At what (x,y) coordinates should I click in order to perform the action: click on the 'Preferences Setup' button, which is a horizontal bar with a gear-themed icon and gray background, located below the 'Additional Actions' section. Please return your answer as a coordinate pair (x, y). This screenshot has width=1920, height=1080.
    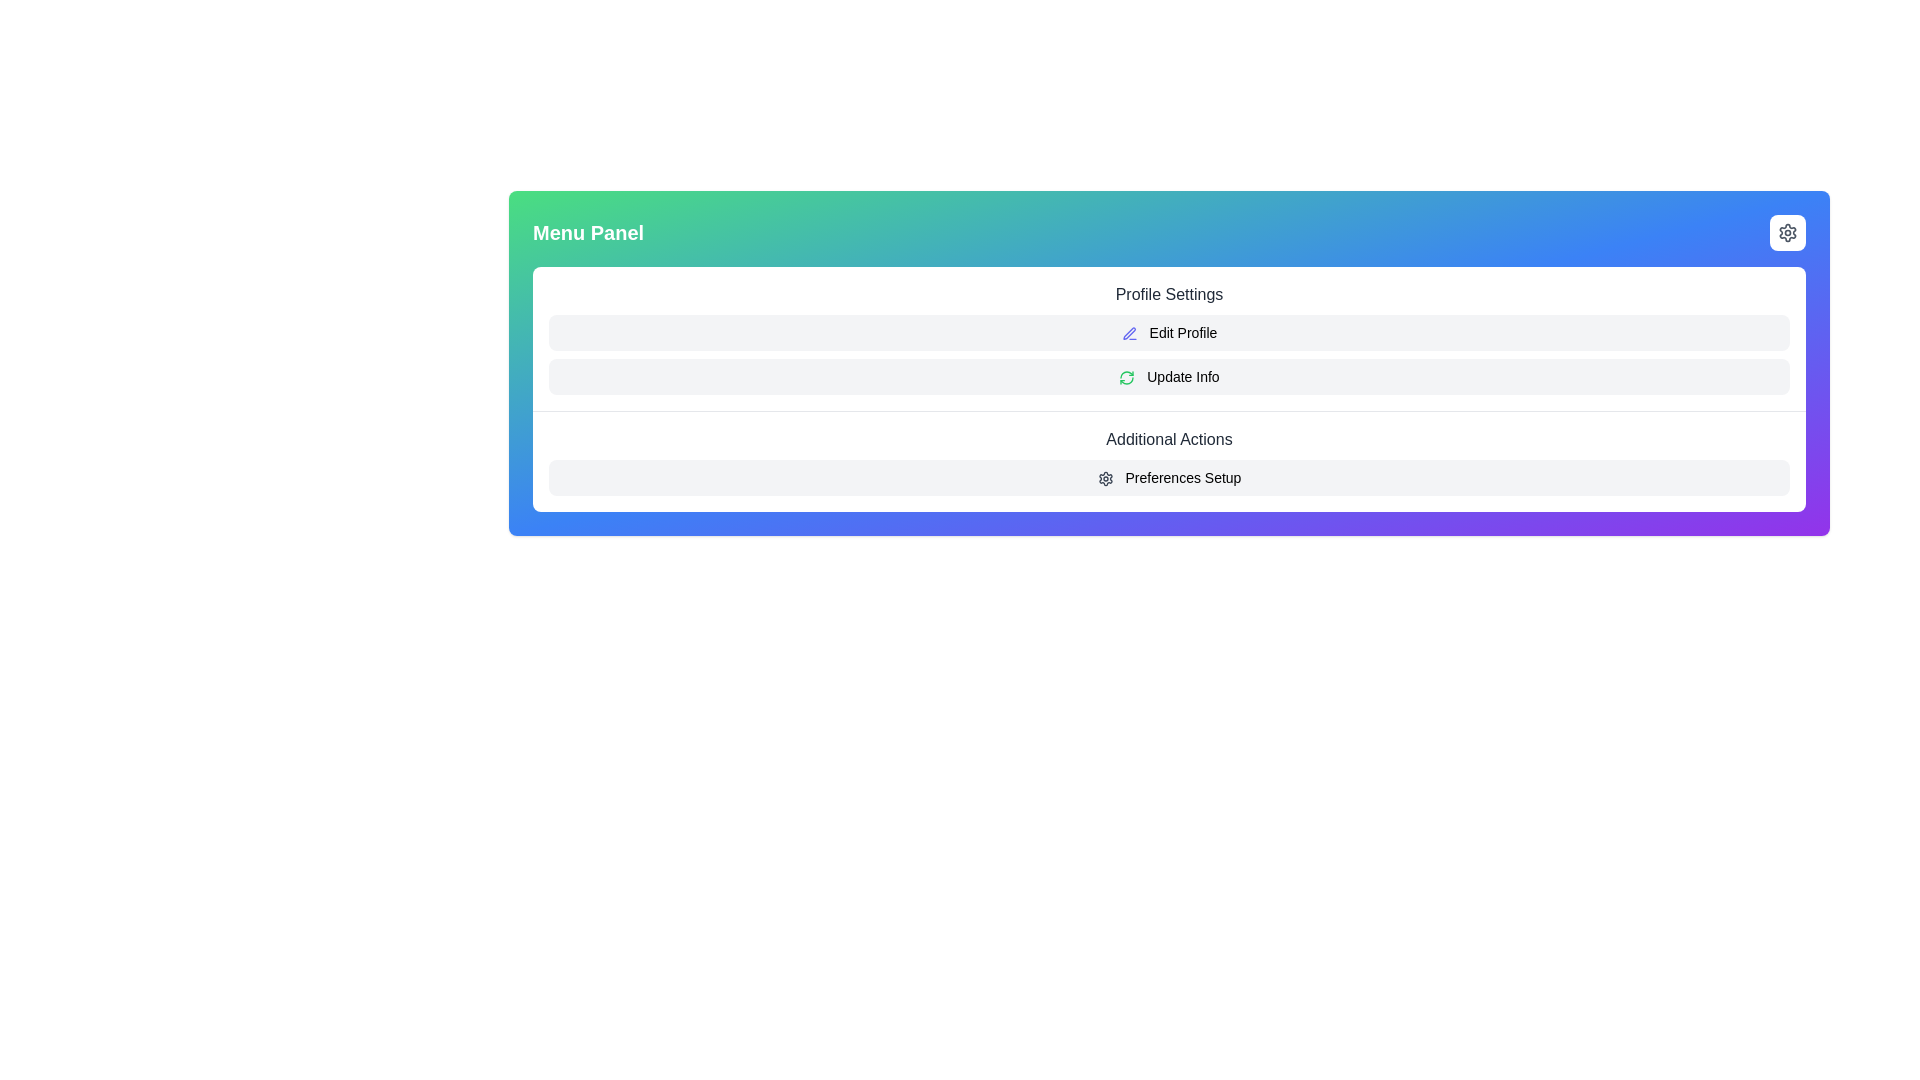
    Looking at the image, I should click on (1169, 478).